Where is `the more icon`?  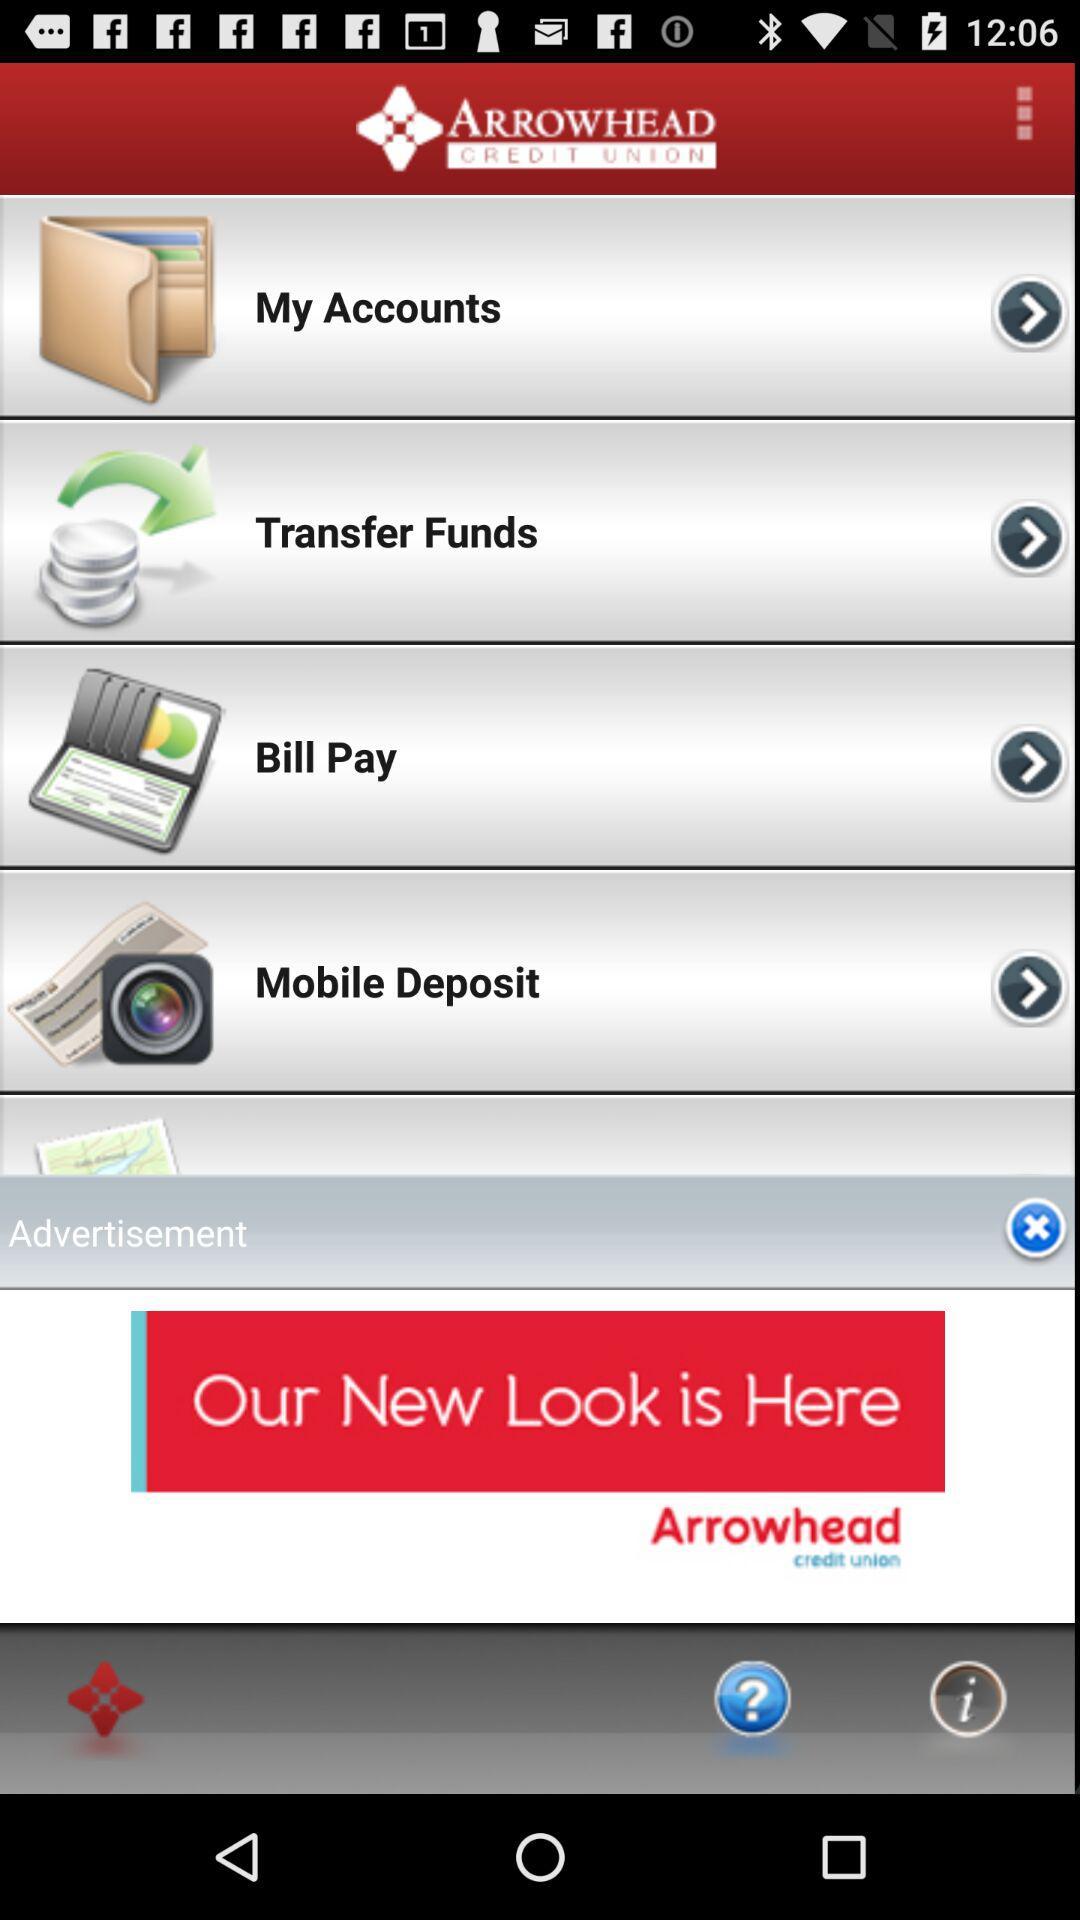 the more icon is located at coordinates (1024, 120).